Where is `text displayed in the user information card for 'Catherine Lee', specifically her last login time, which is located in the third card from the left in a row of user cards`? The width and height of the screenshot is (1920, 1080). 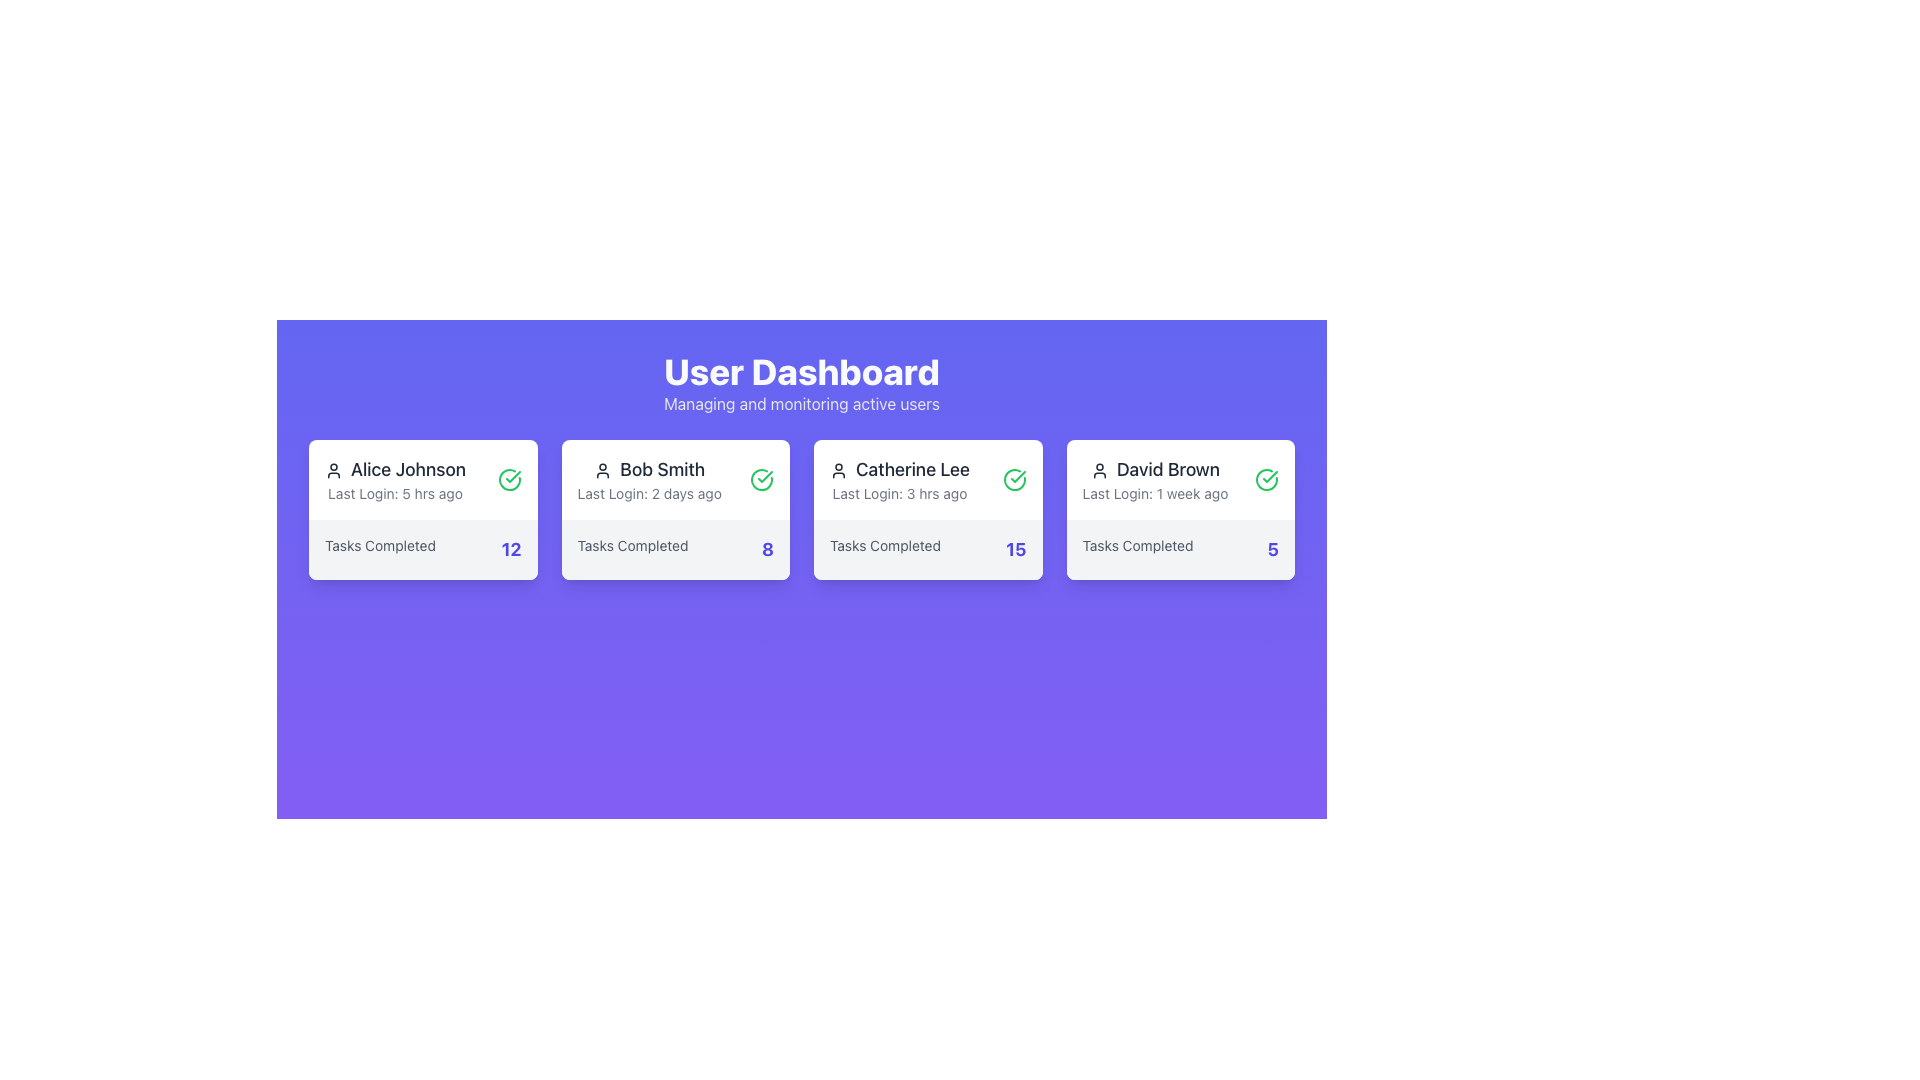
text displayed in the user information card for 'Catherine Lee', specifically her last login time, which is located in the third card from the left in a row of user cards is located at coordinates (898, 479).